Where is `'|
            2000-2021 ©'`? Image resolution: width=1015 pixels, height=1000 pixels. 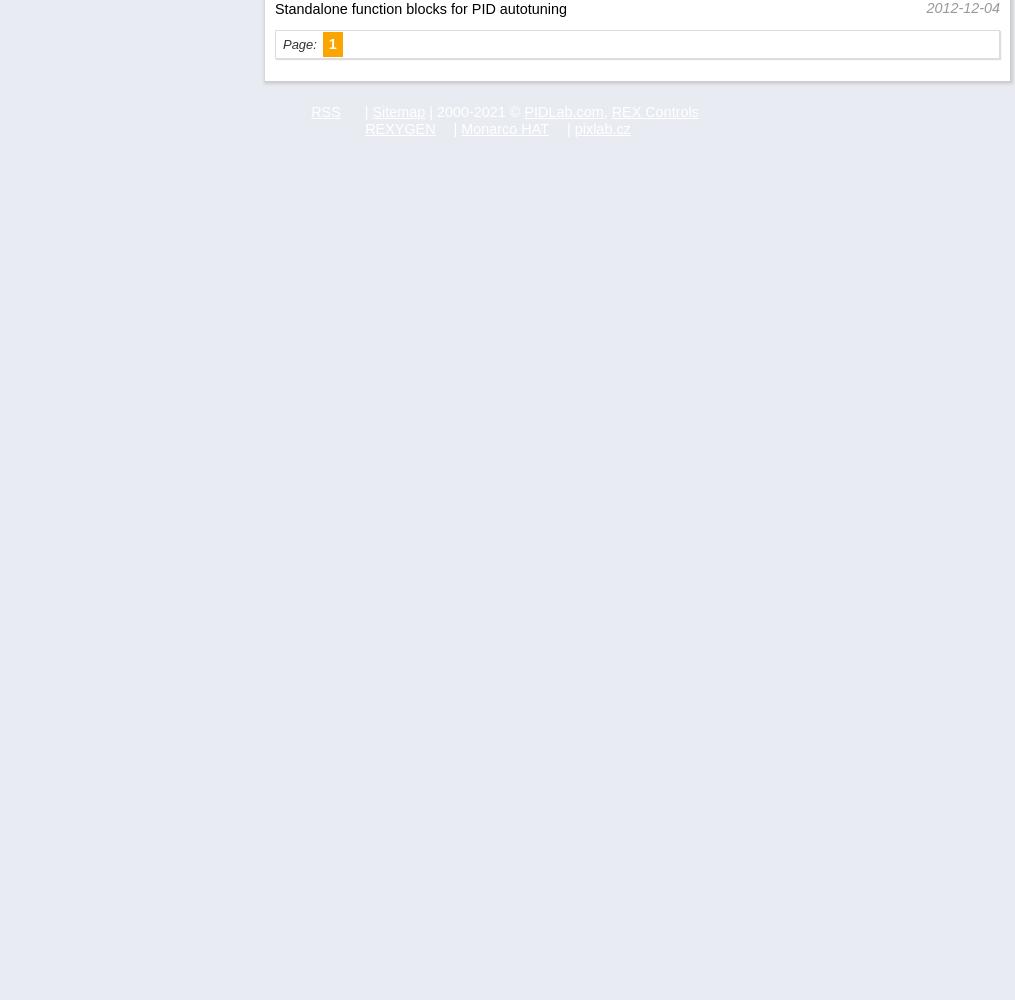
'|
            2000-2021 ©' is located at coordinates (473, 110).